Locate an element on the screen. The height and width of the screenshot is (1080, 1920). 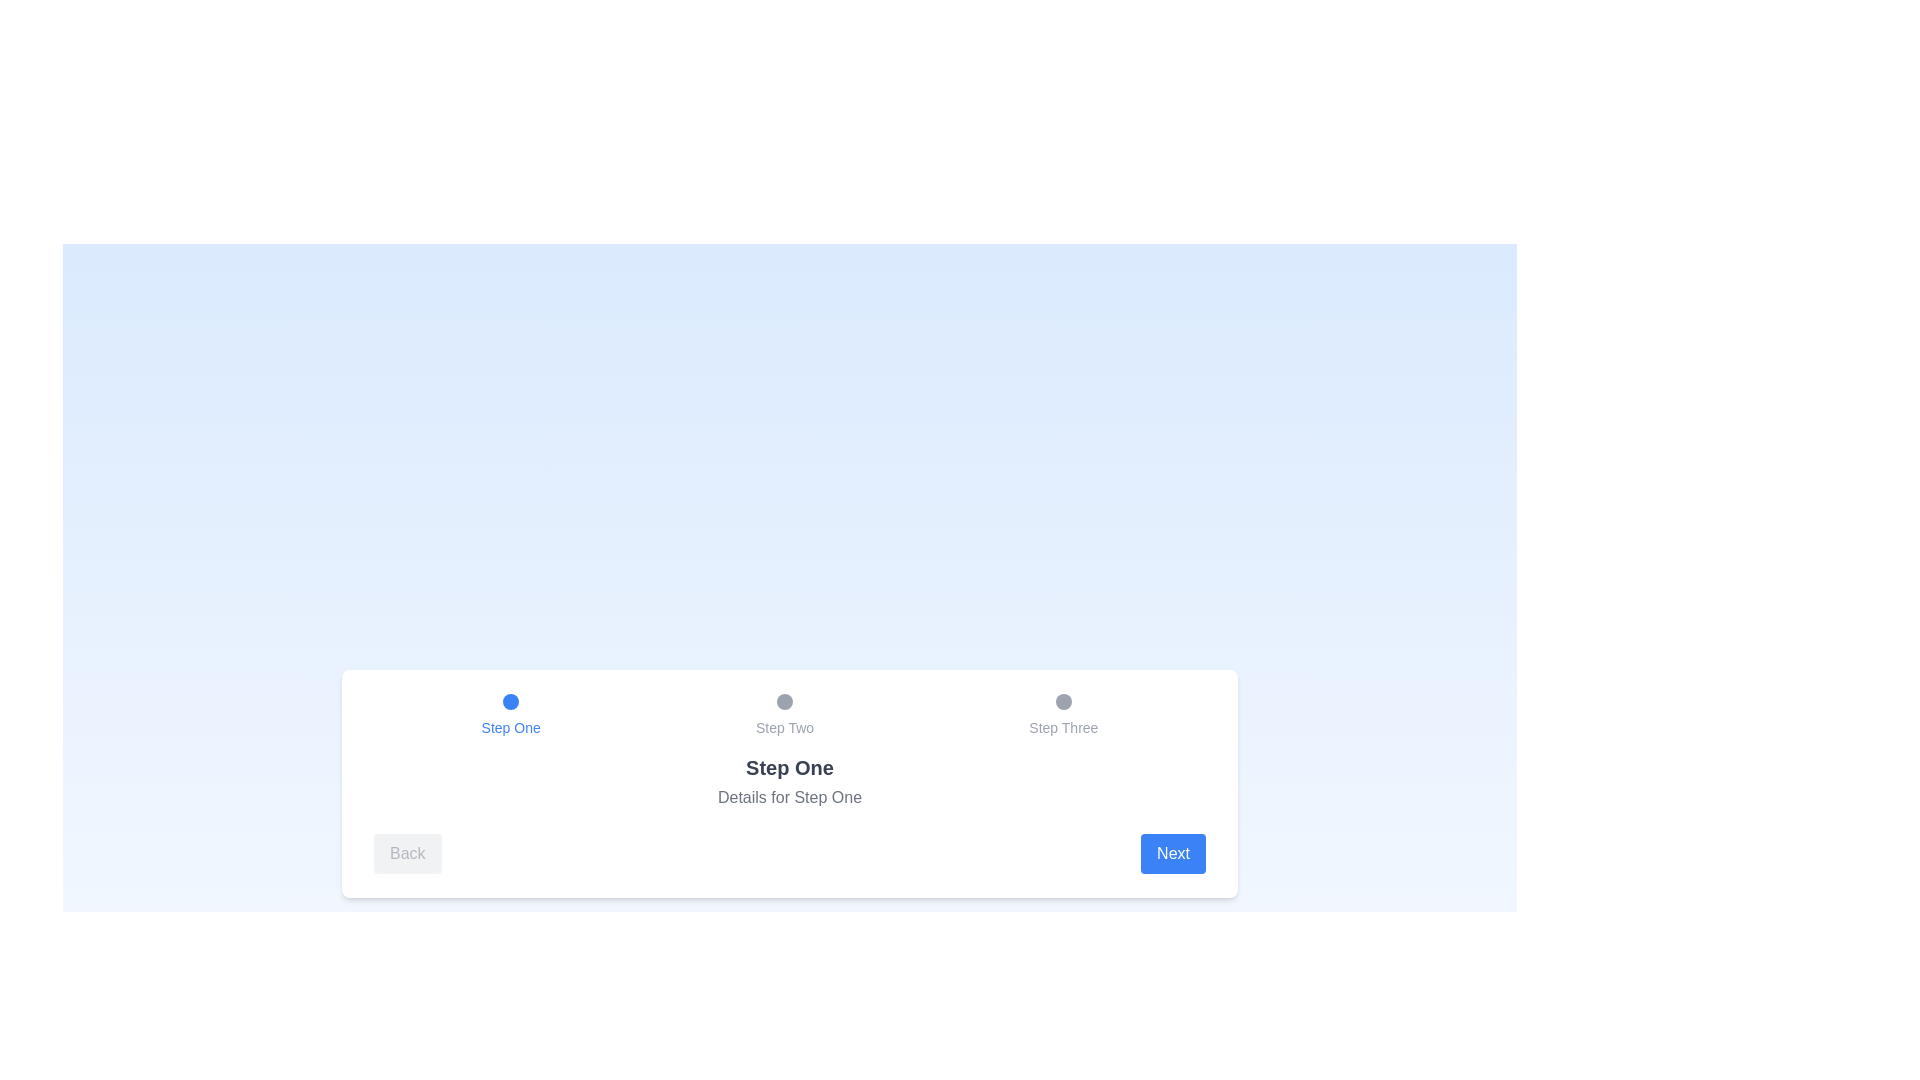
the Back button to navigate is located at coordinates (406, 853).